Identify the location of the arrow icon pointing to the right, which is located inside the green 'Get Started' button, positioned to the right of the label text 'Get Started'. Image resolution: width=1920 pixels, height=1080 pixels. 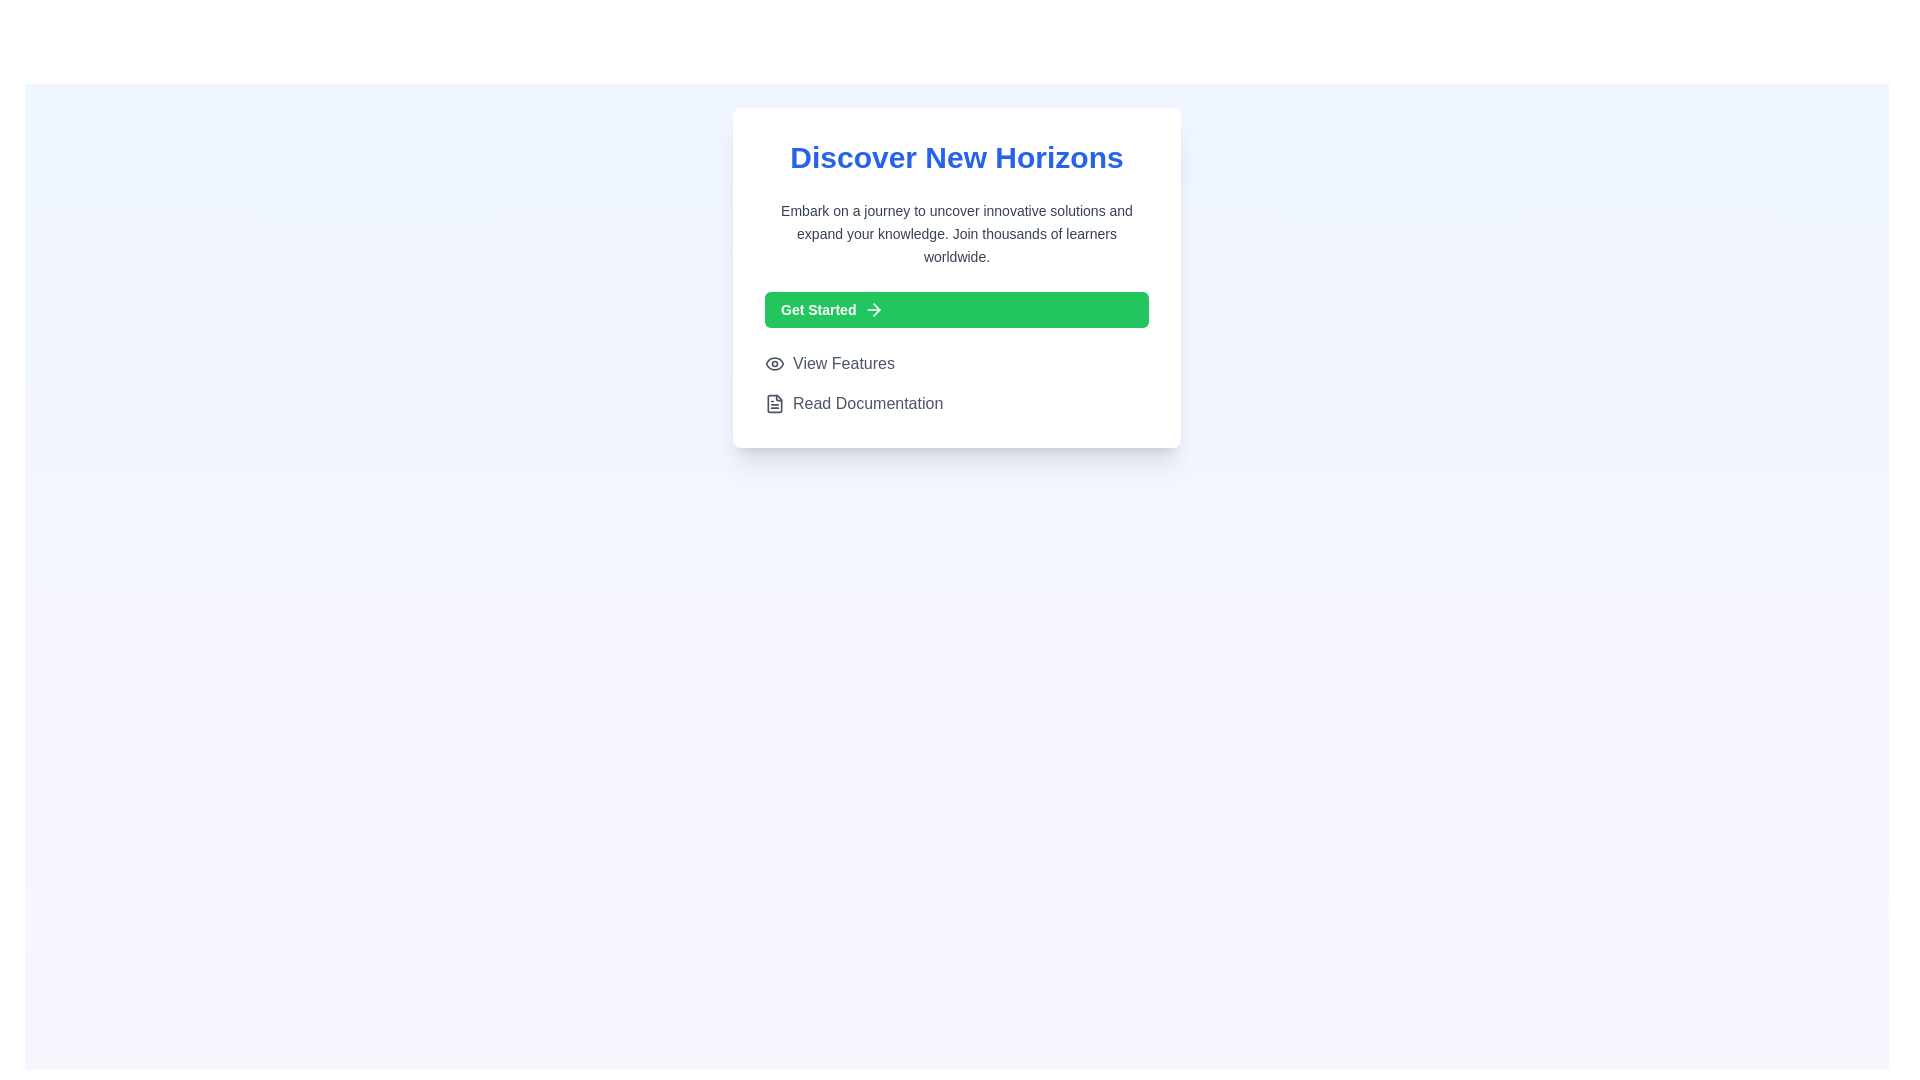
(874, 310).